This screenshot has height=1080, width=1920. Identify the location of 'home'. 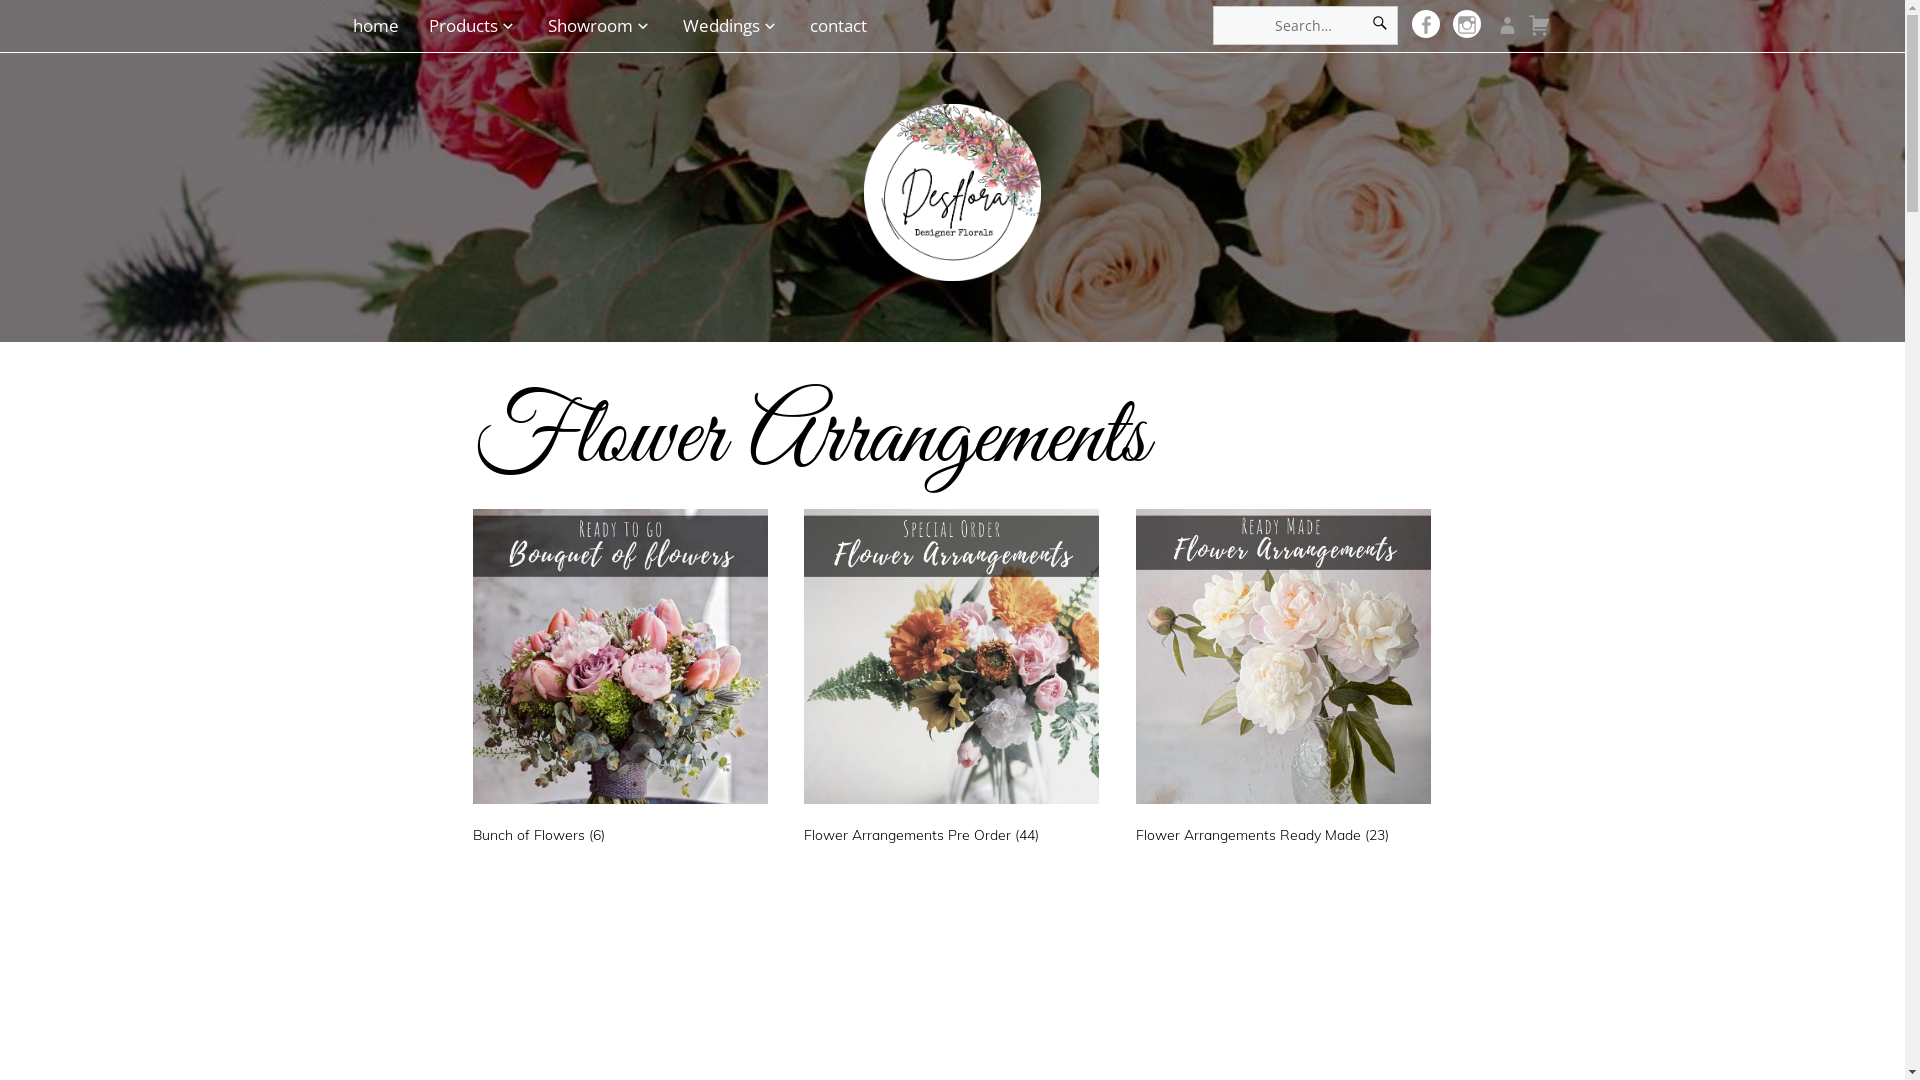
(351, 25).